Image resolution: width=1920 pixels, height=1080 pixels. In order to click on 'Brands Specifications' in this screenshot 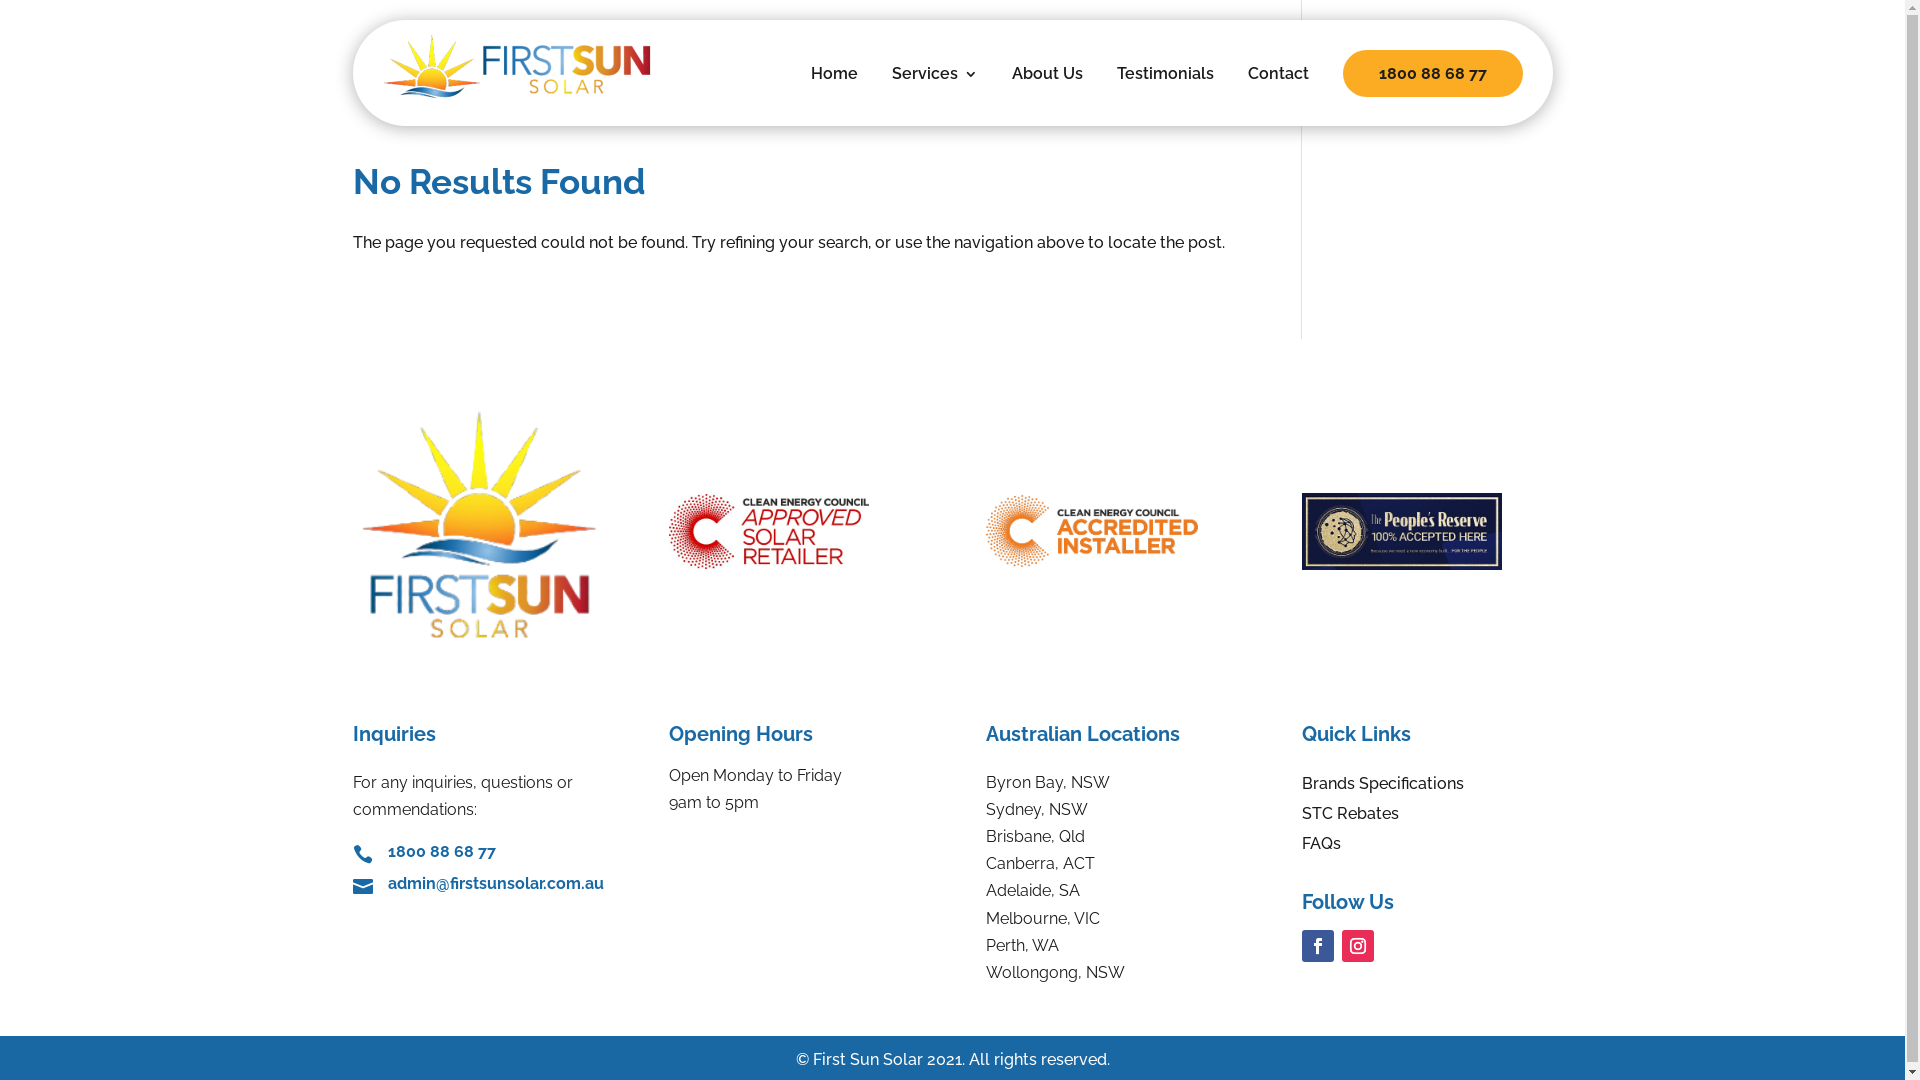, I will do `click(1381, 786)`.